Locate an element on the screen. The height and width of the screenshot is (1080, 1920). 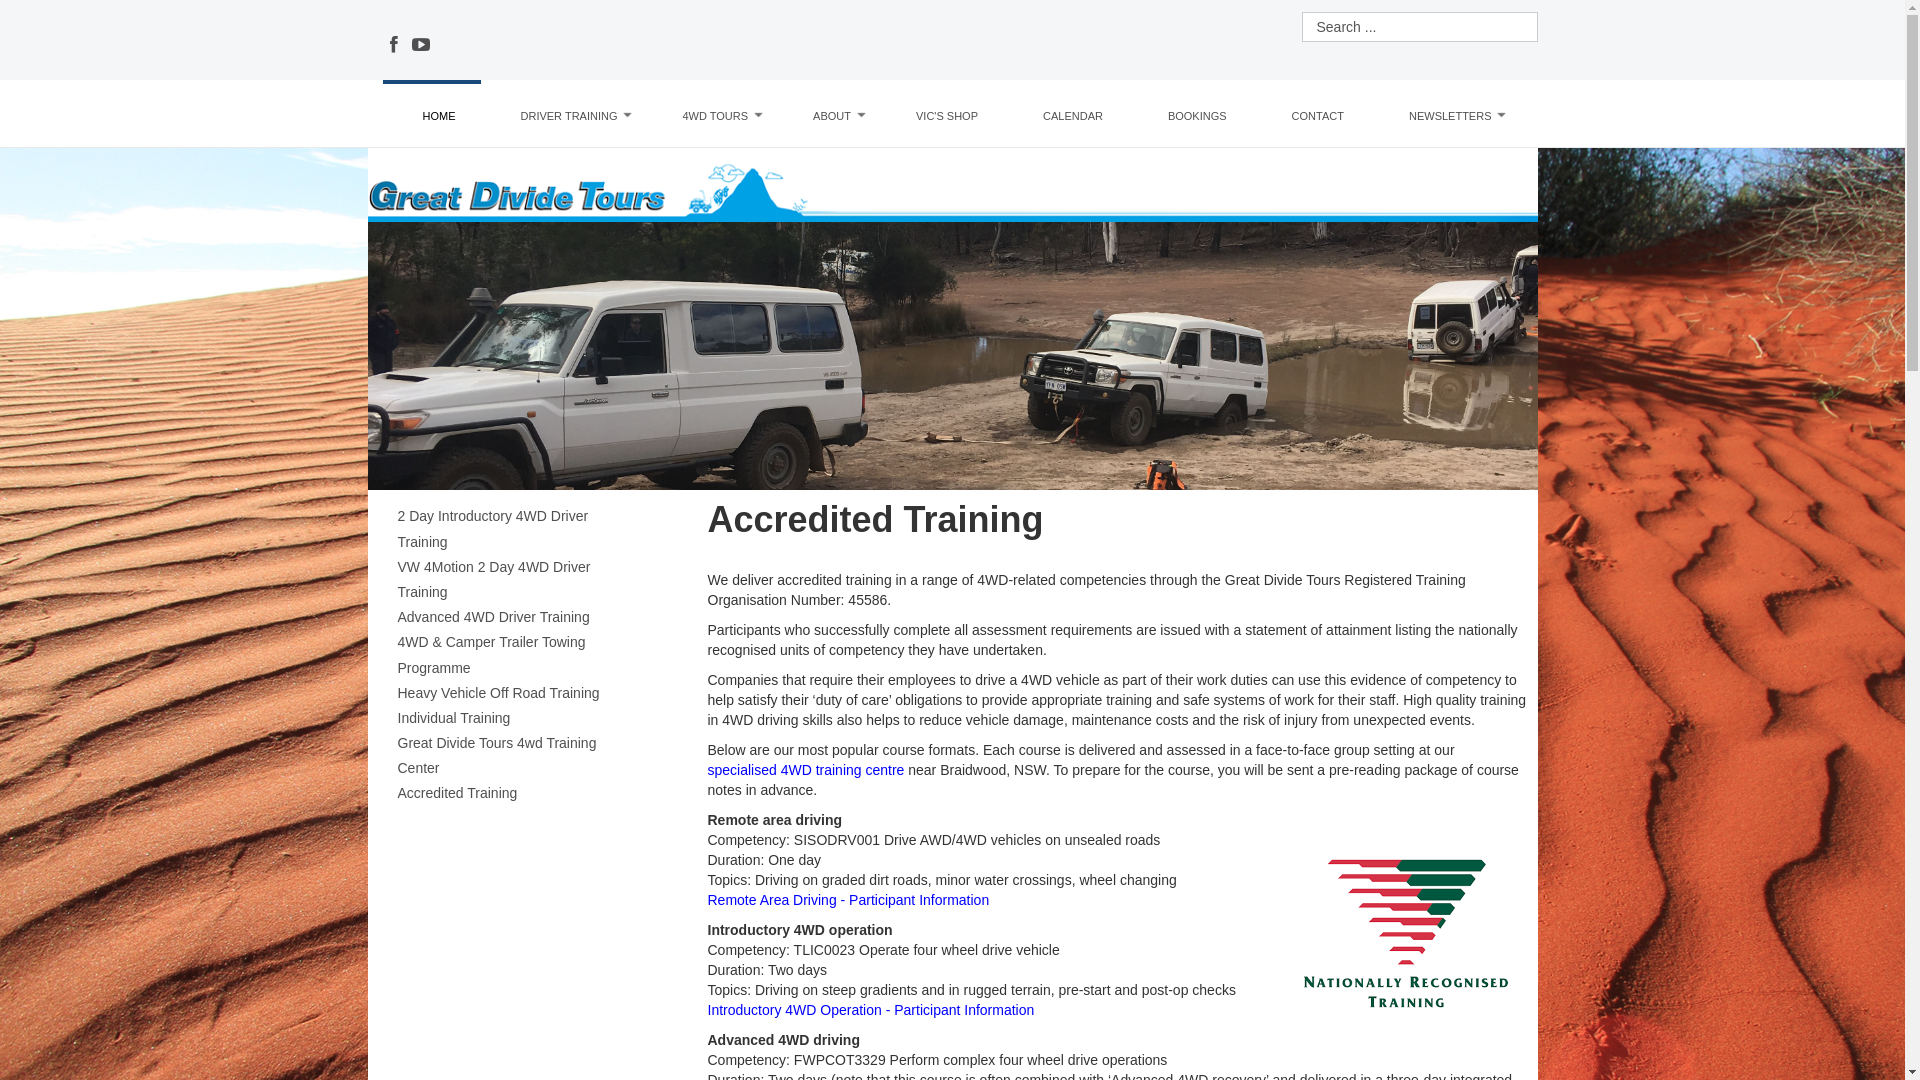
'Heavy Vehicle Off Road Training' is located at coordinates (518, 692).